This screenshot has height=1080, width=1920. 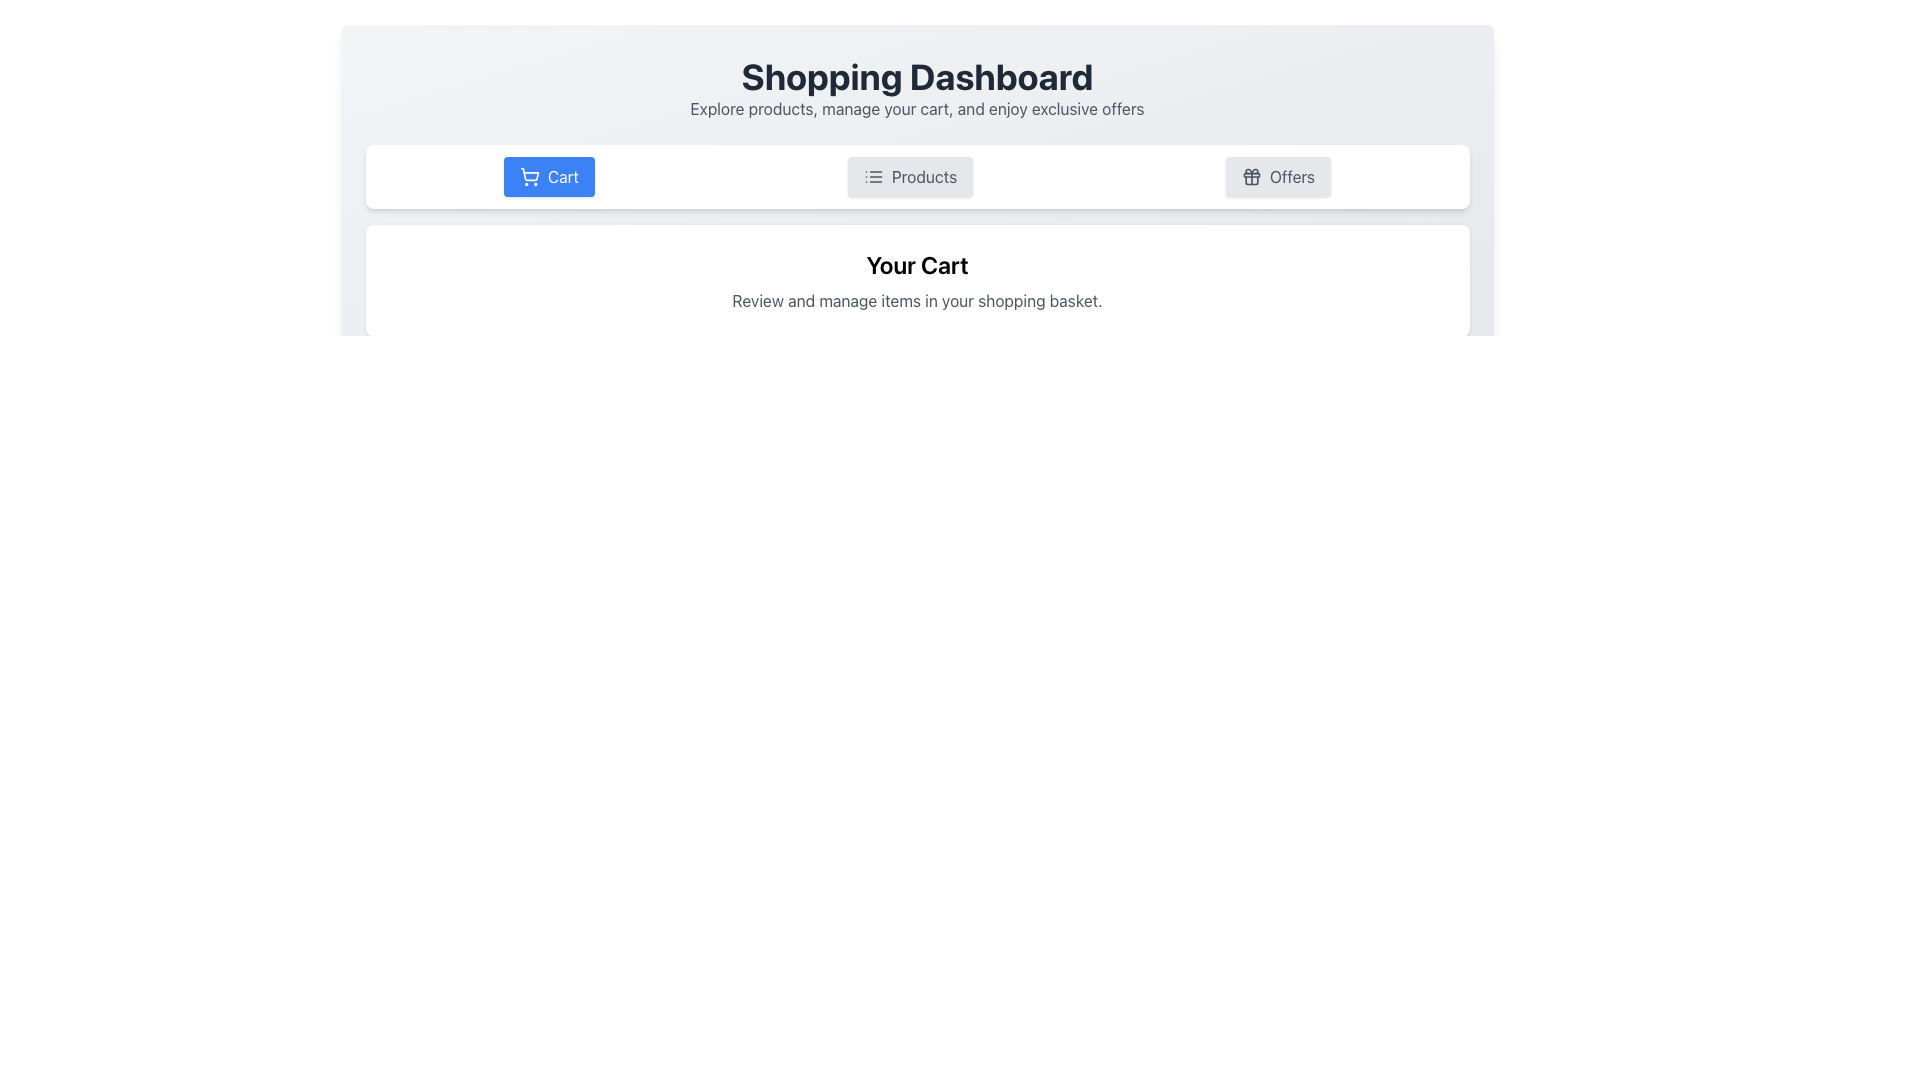 I want to click on the 'Cart' text label displayed in white font on a blue rounded button, which is part of the navigational section near the top of the interface, so click(x=562, y=176).